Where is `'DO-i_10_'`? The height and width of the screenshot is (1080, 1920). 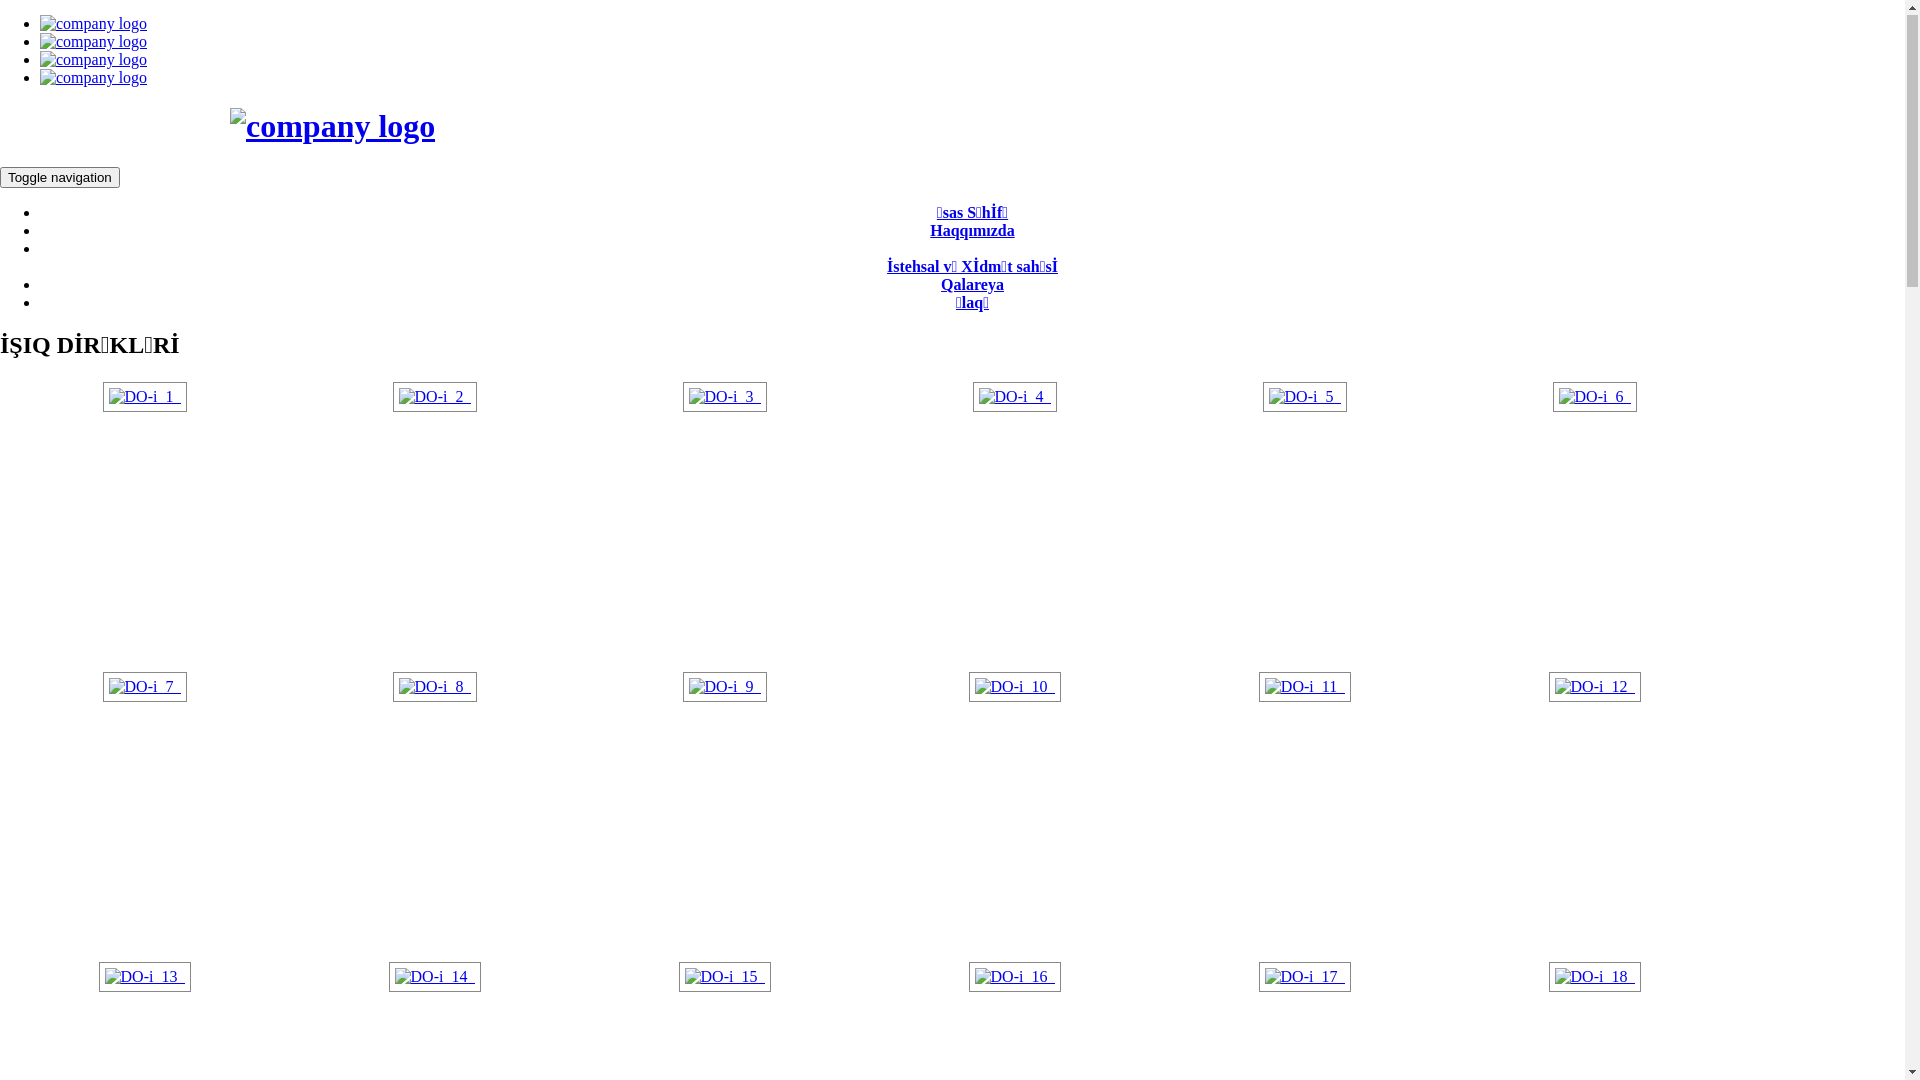
'DO-i_10_' is located at coordinates (1015, 686).